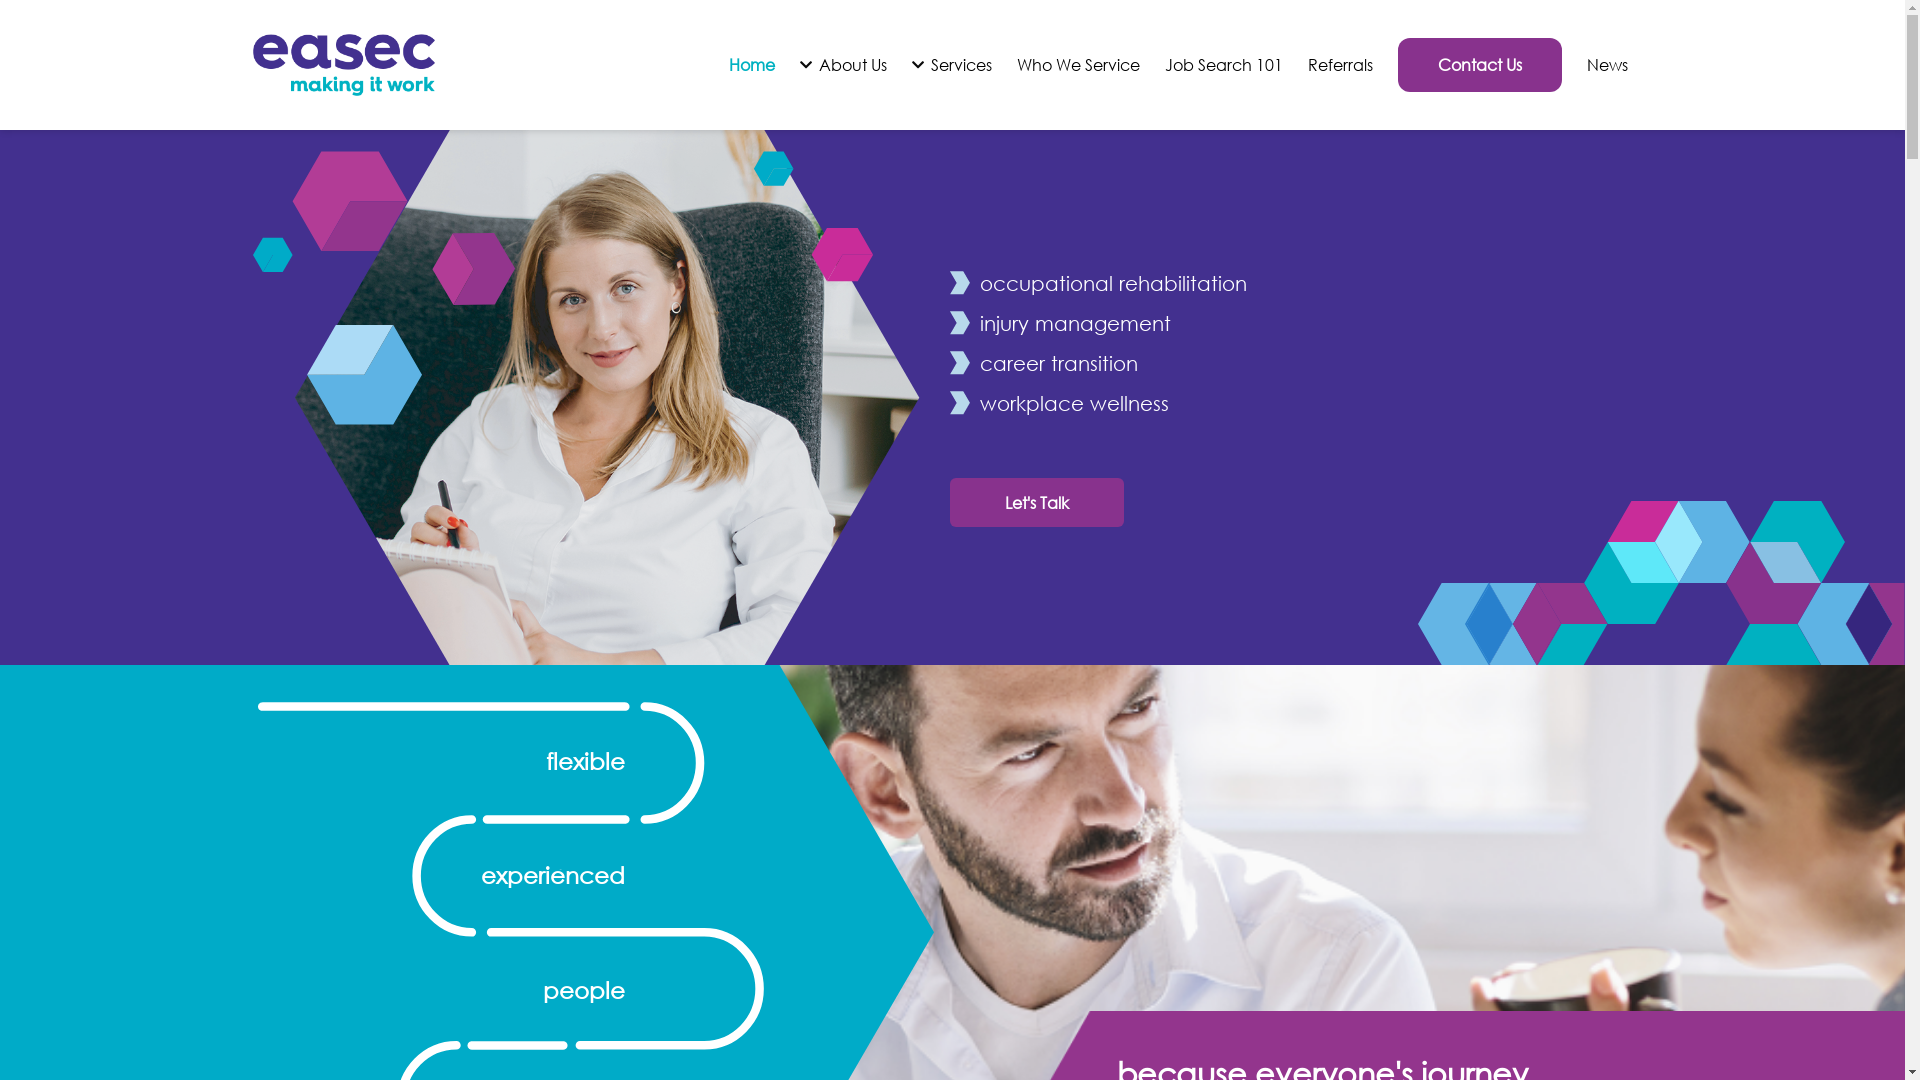 This screenshot has height=1080, width=1920. What do you see at coordinates (1016, 64) in the screenshot?
I see `'Who We Service'` at bounding box center [1016, 64].